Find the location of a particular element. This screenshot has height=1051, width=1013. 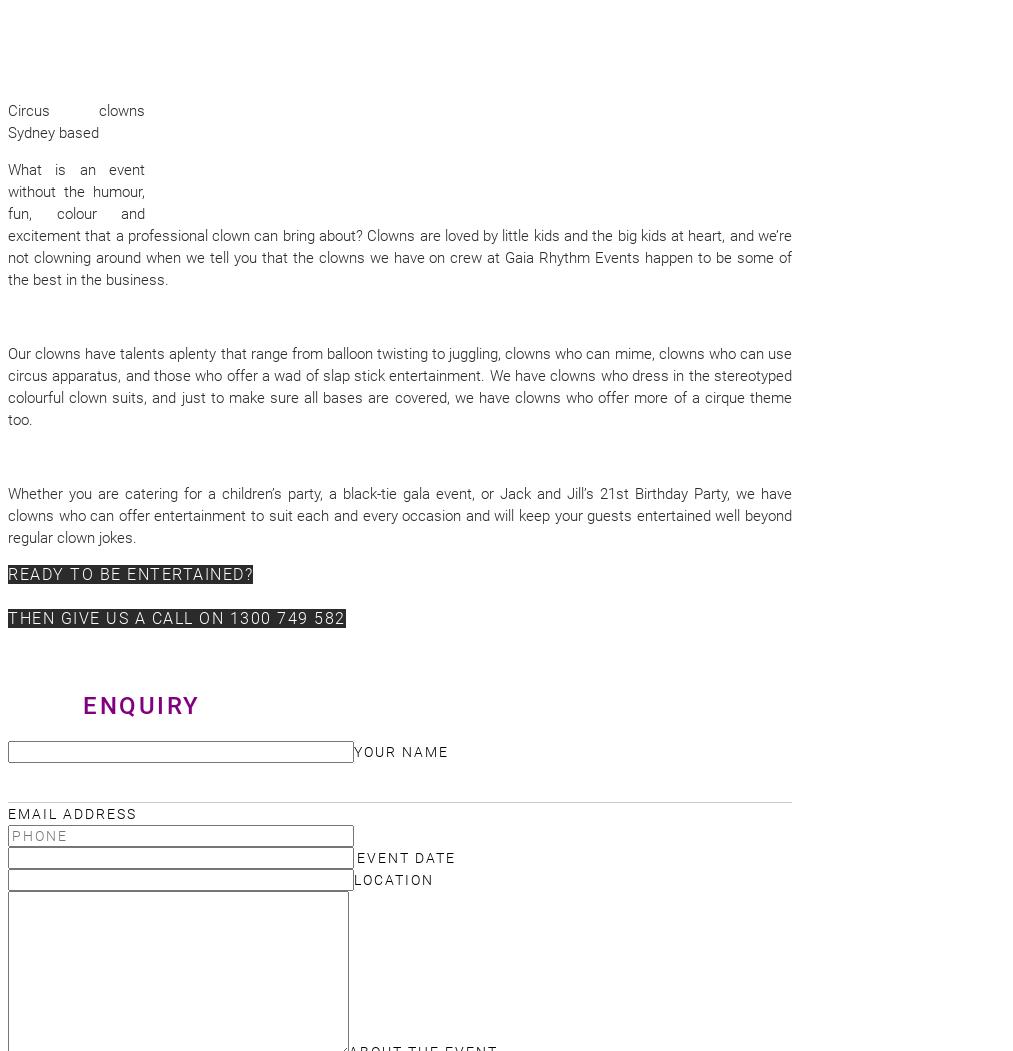

'THEN GIVE US A CALL ON 1300 749 582' is located at coordinates (176, 617).